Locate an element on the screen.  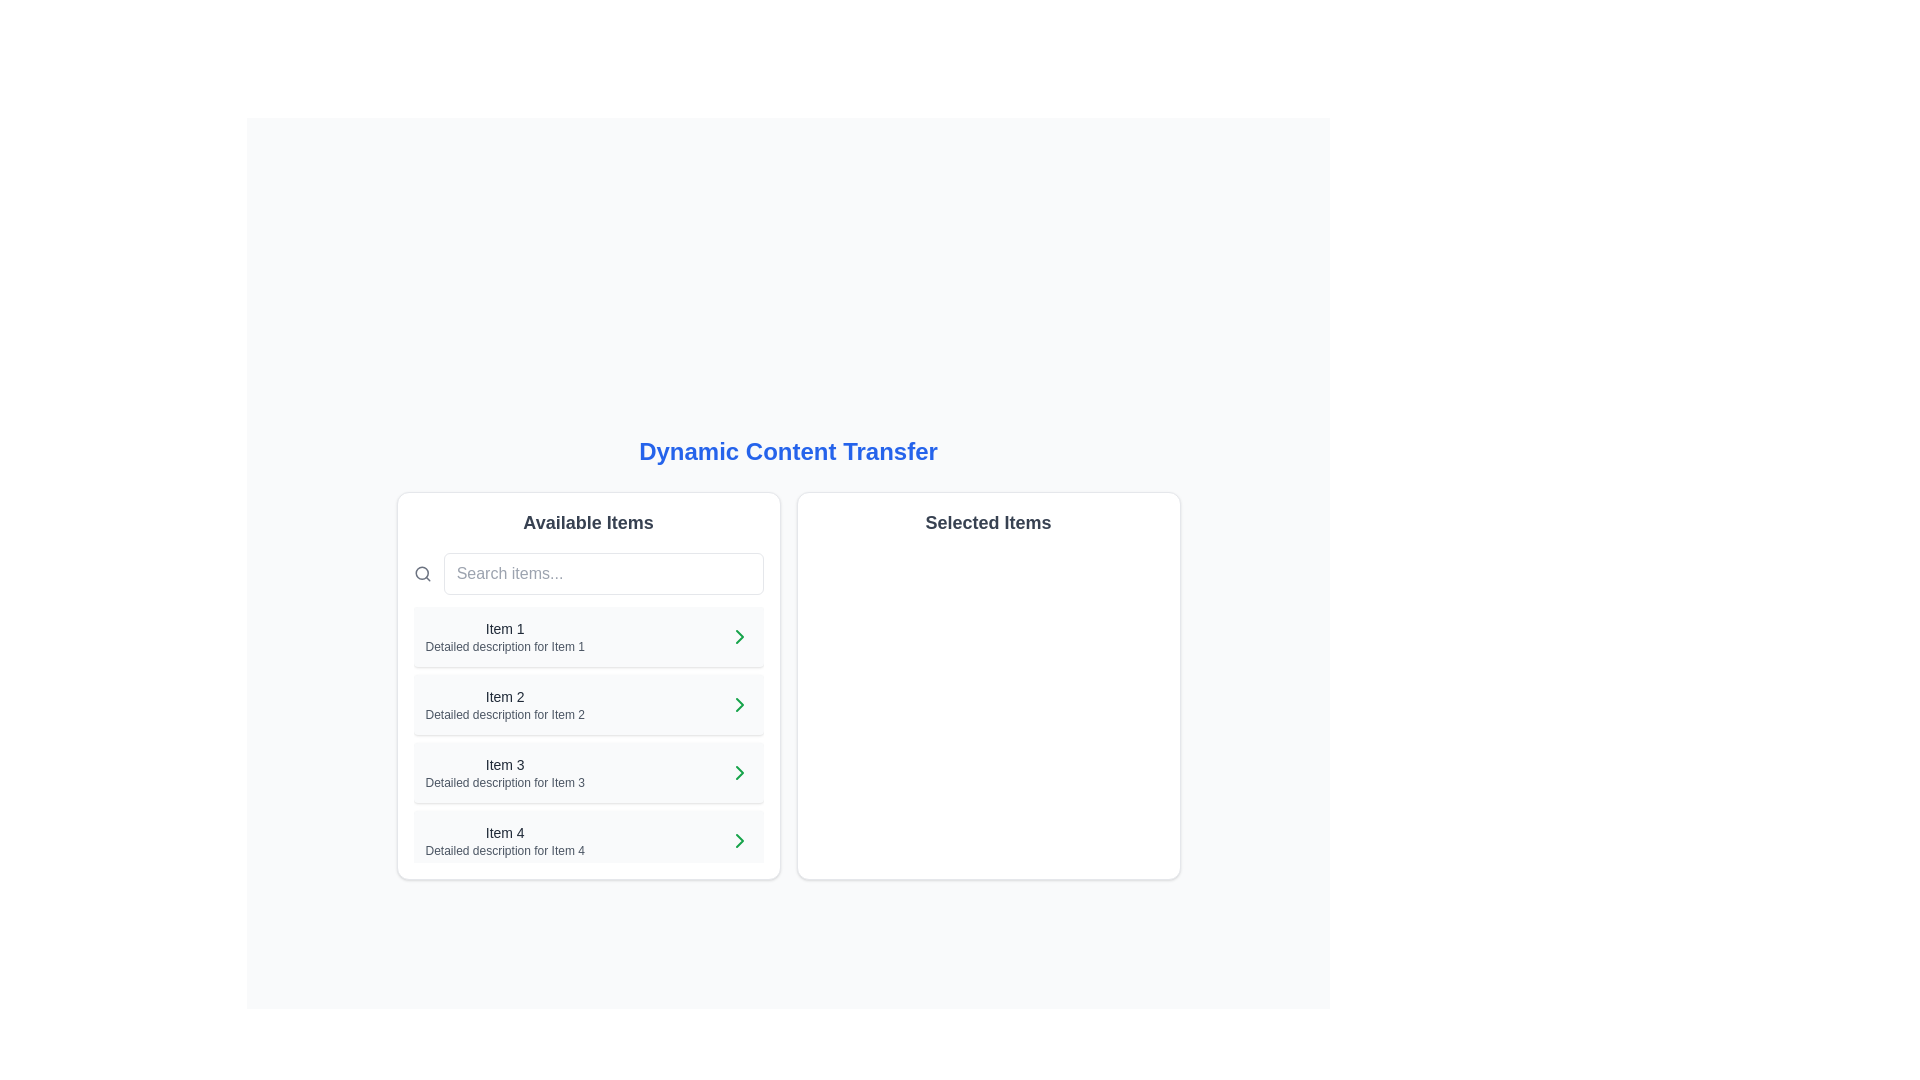
text of the 'Selected Items' heading, which is displayed in bold, gray font at the top of the right-hand panel is located at coordinates (988, 522).